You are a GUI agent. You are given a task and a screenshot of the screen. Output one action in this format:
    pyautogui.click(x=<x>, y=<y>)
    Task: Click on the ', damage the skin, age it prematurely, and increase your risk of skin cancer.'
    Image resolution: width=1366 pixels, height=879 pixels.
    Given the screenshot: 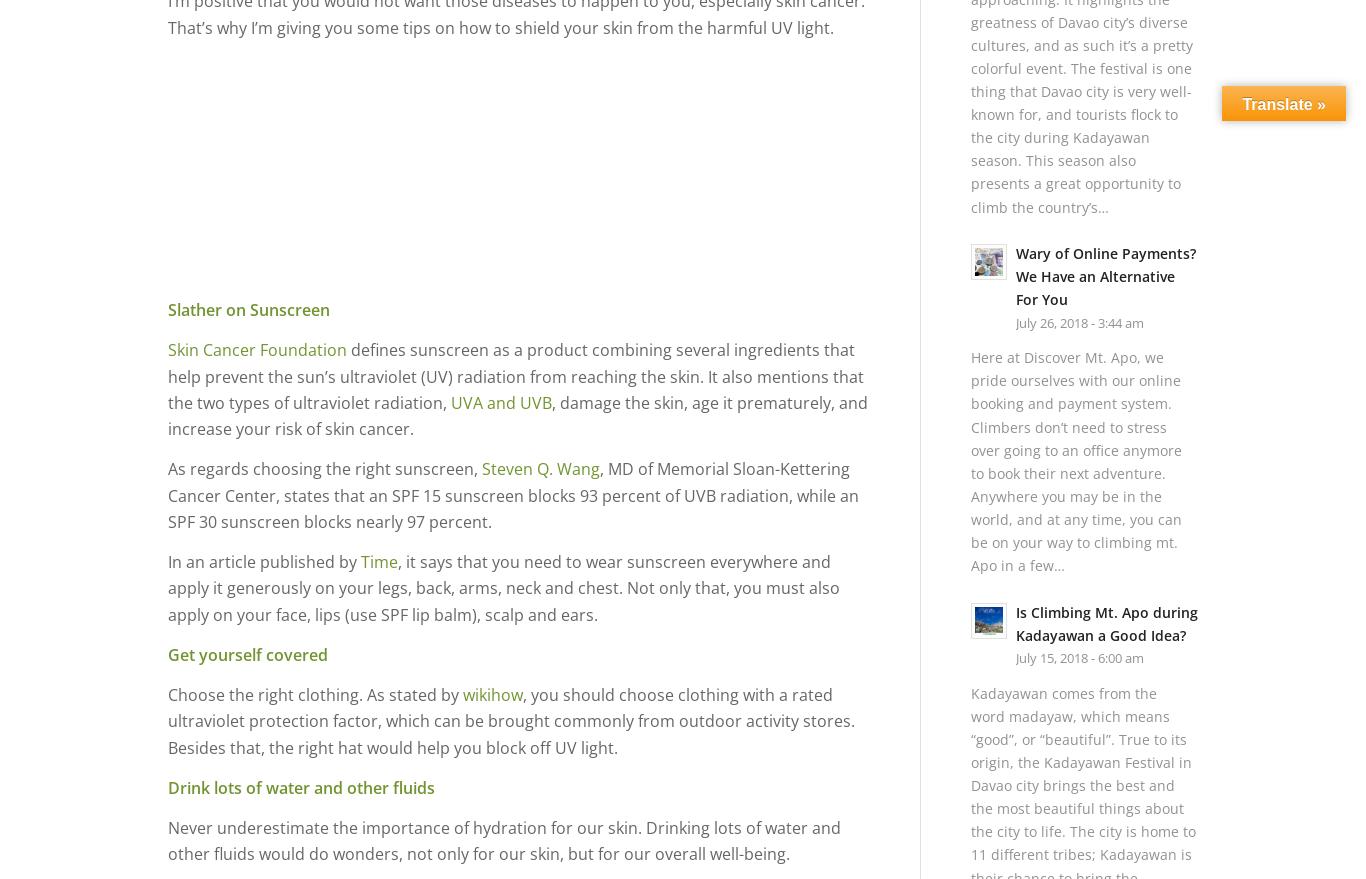 What is the action you would take?
    pyautogui.click(x=517, y=414)
    